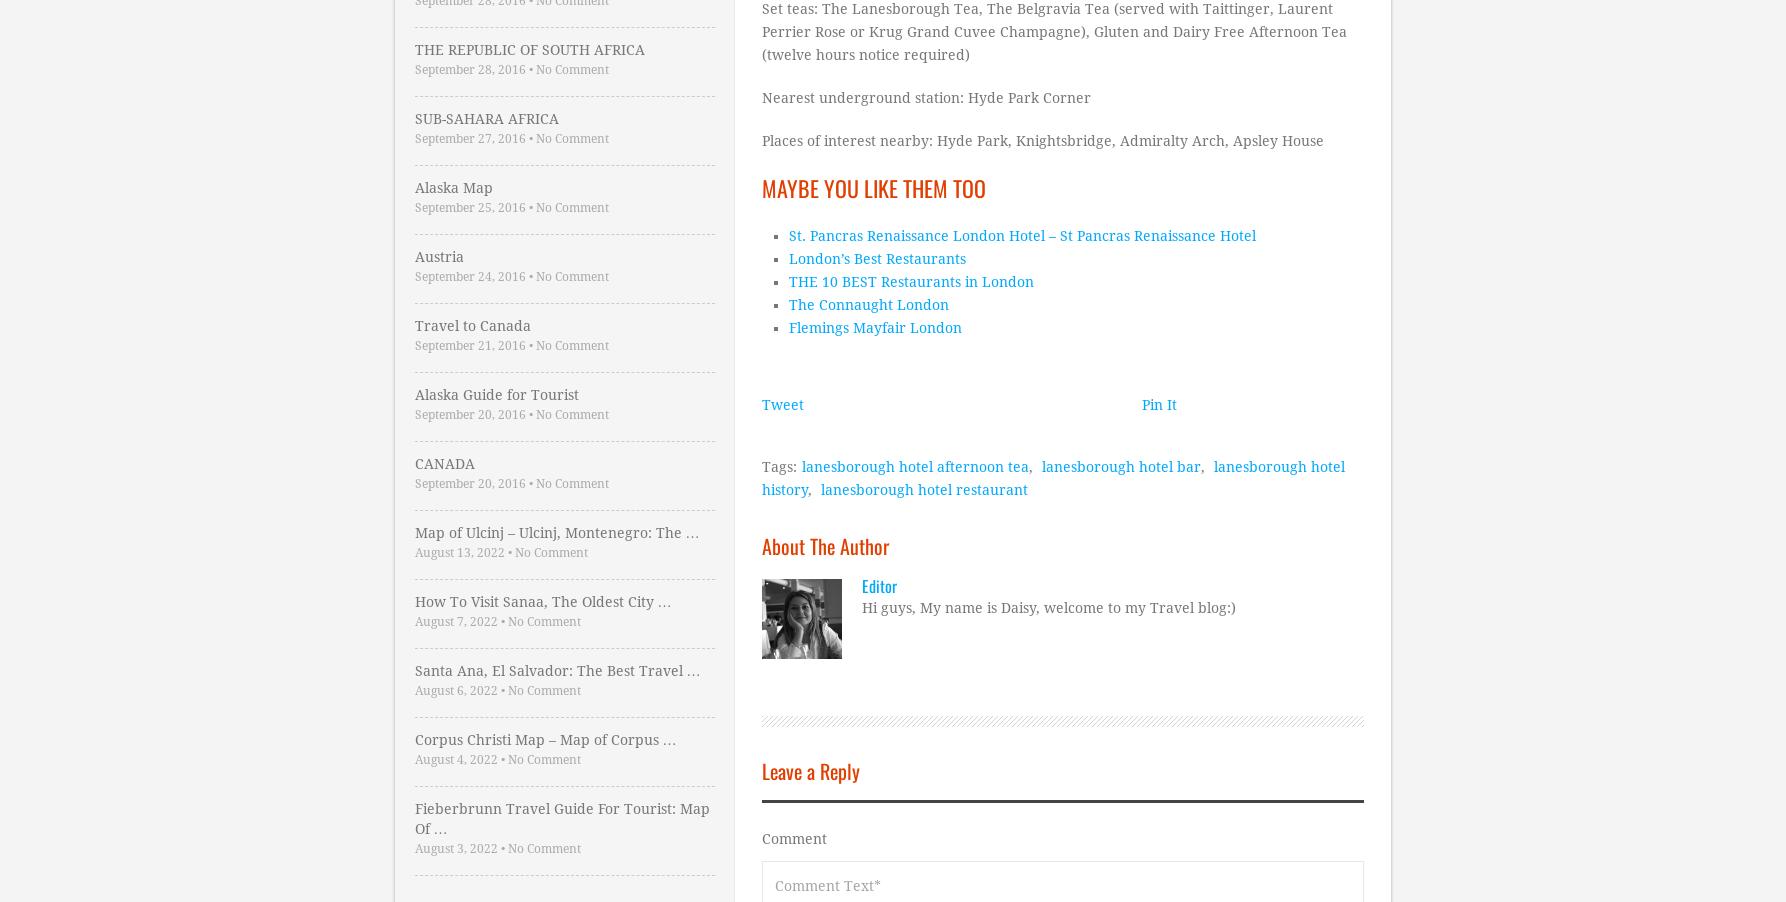 Image resolution: width=1786 pixels, height=902 pixels. What do you see at coordinates (528, 48) in the screenshot?
I see `'THE REPUBLIC OF SOUTH AFRICA'` at bounding box center [528, 48].